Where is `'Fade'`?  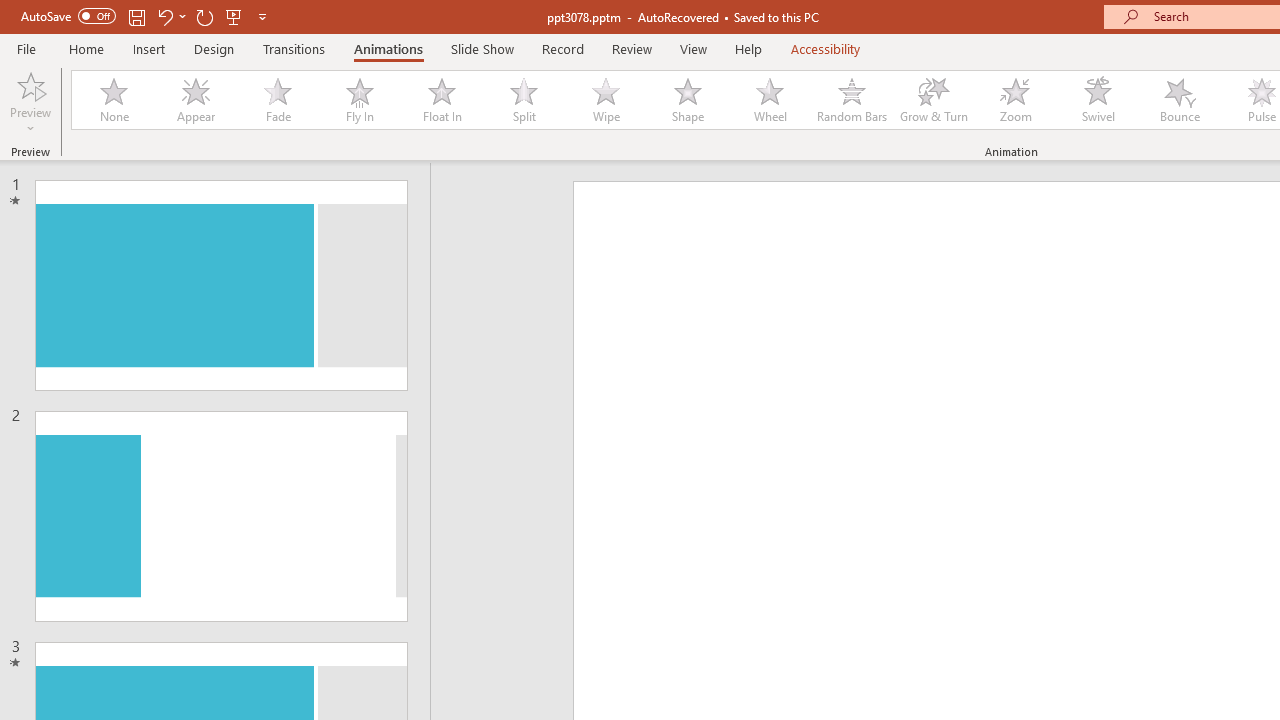 'Fade' is located at coordinates (276, 100).